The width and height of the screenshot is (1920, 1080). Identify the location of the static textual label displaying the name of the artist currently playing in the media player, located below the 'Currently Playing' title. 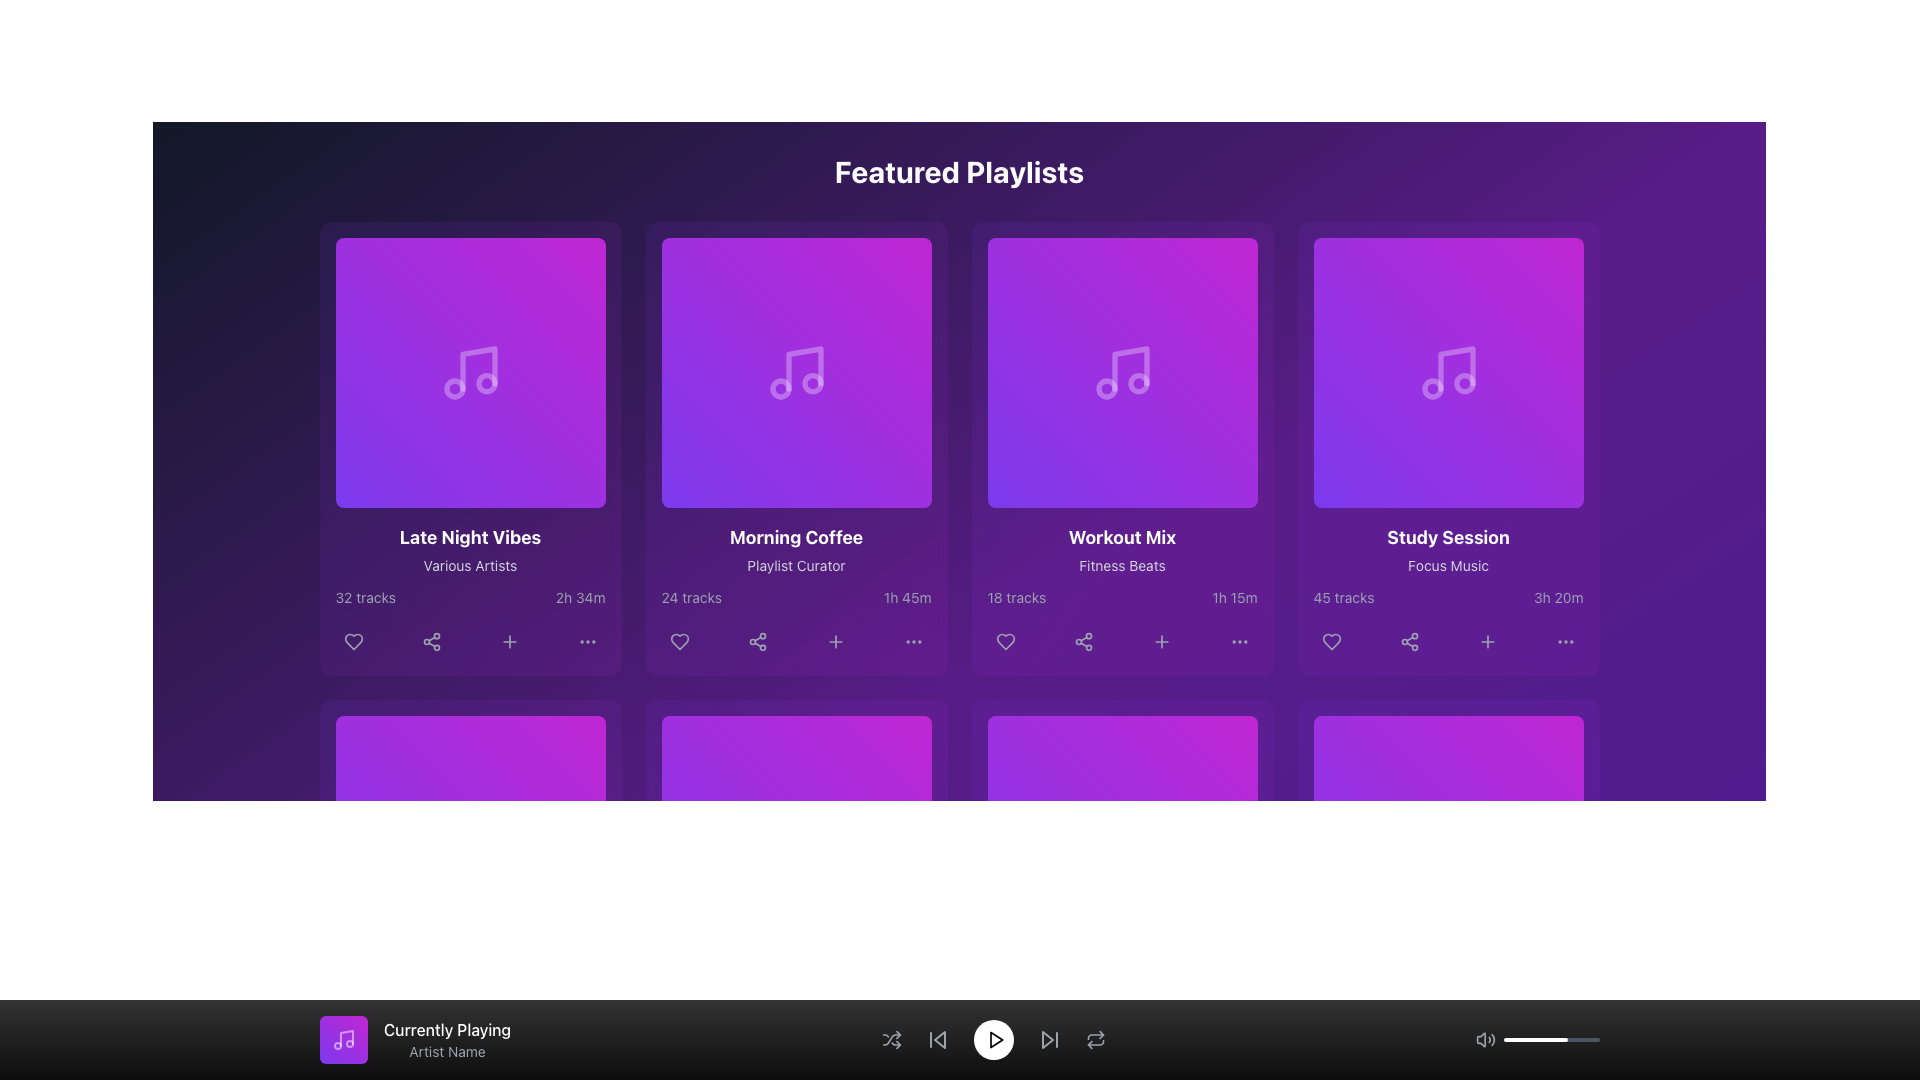
(446, 1051).